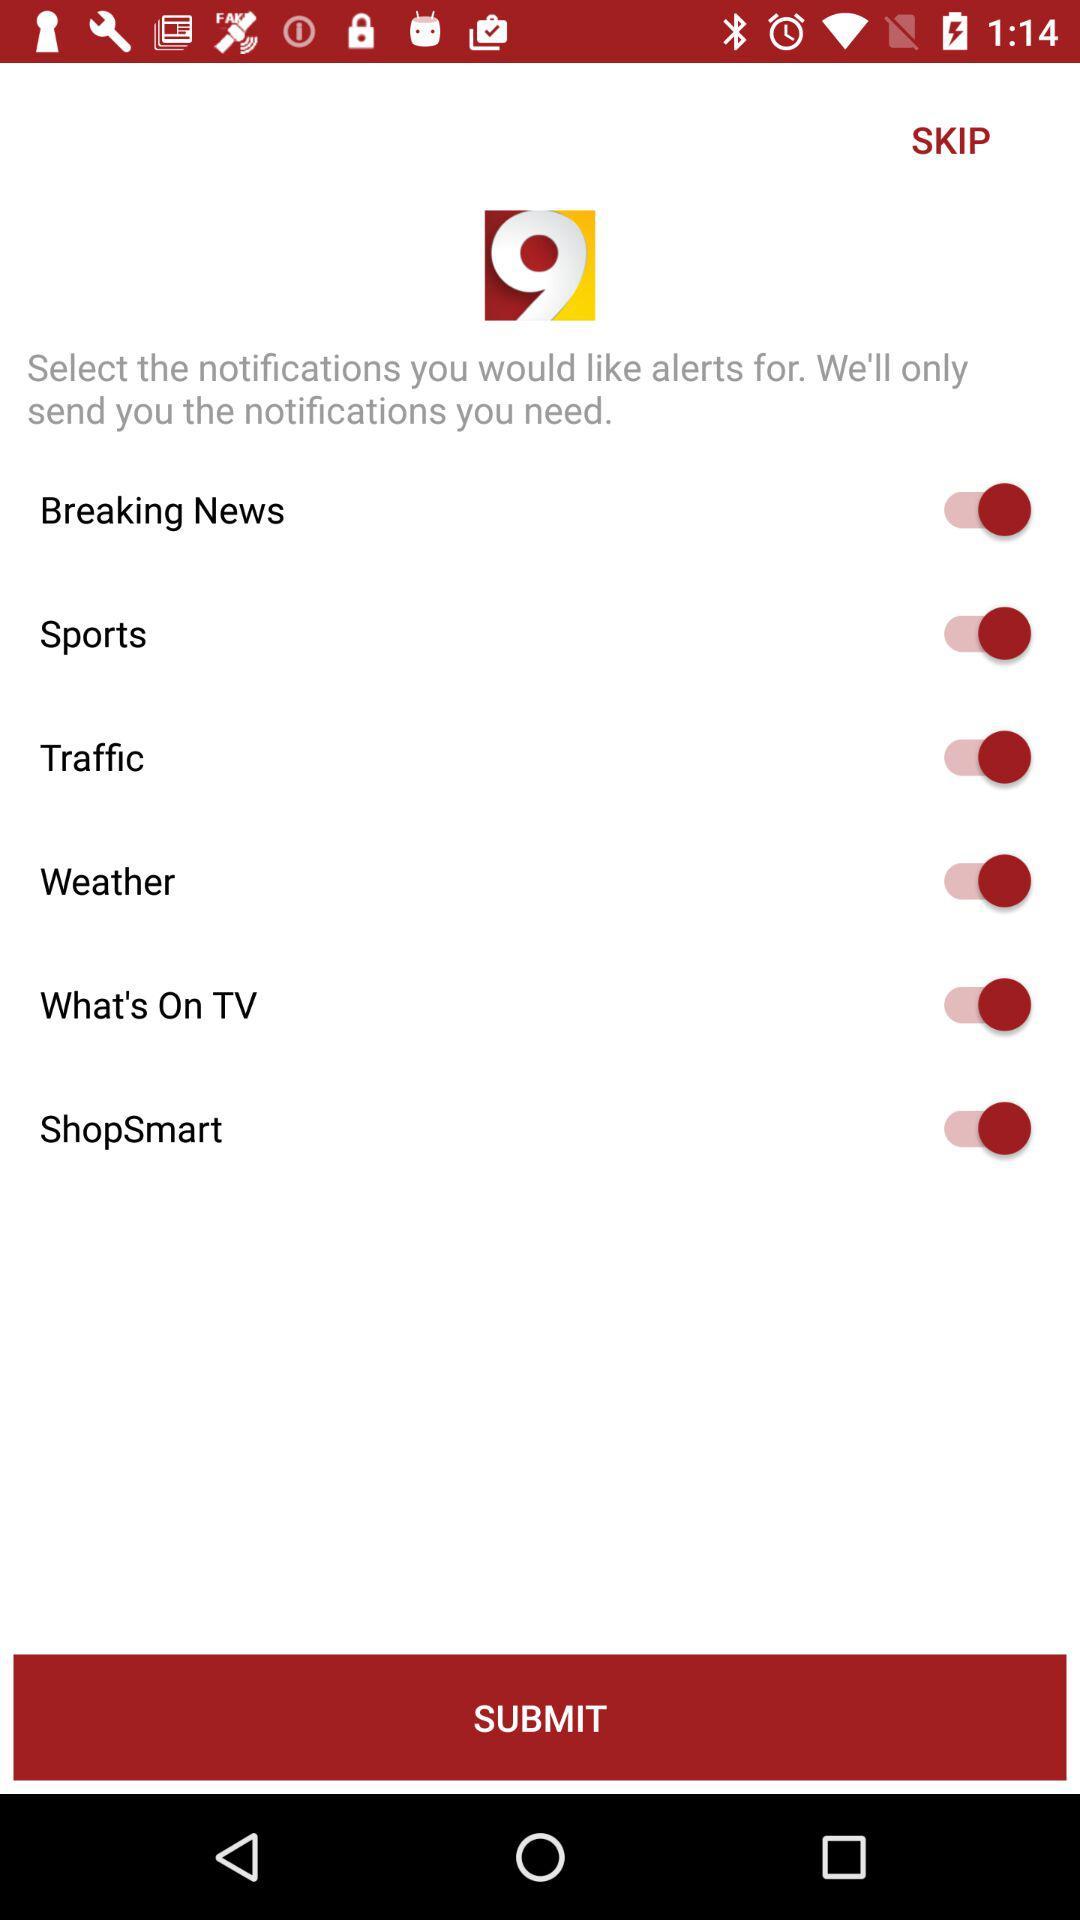  What do you see at coordinates (977, 880) in the screenshot?
I see `weather on` at bounding box center [977, 880].